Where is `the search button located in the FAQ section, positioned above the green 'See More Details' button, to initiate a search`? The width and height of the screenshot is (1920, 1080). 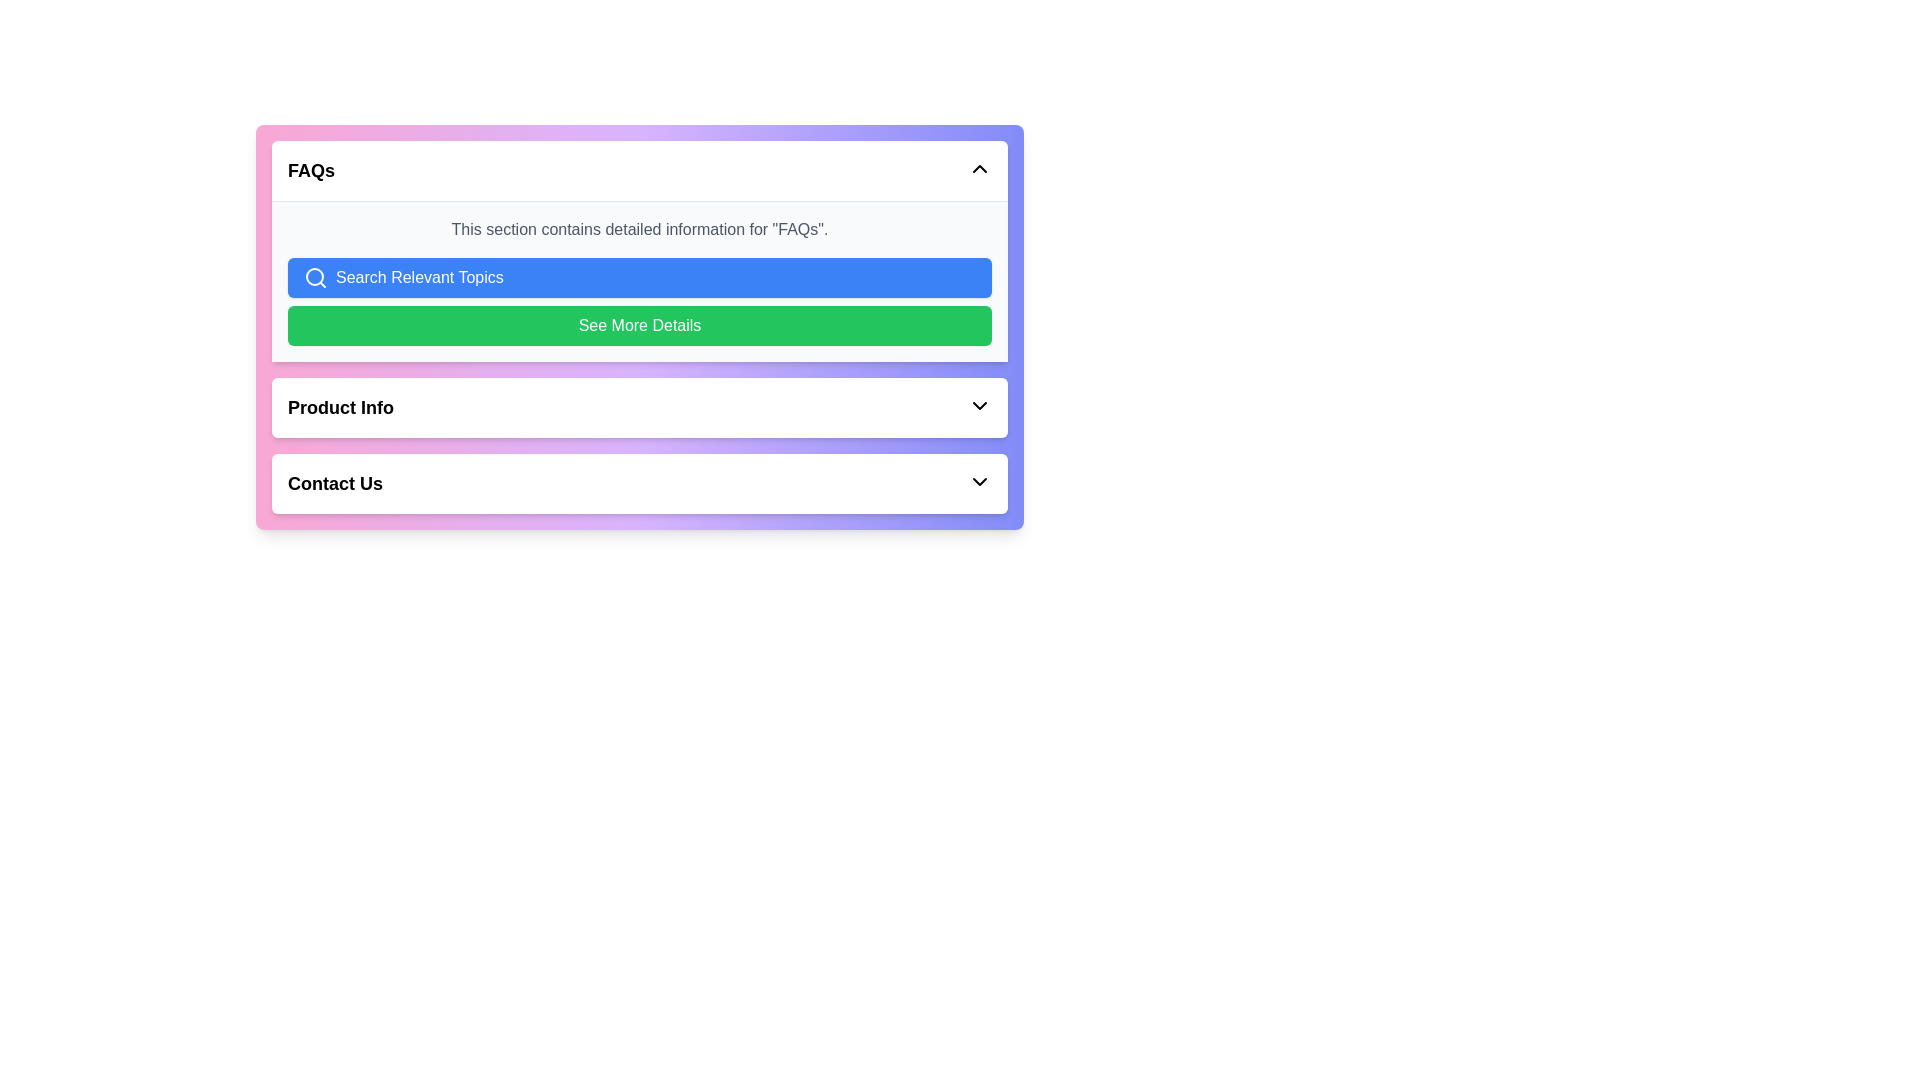 the search button located in the FAQ section, positioned above the green 'See More Details' button, to initiate a search is located at coordinates (638, 277).